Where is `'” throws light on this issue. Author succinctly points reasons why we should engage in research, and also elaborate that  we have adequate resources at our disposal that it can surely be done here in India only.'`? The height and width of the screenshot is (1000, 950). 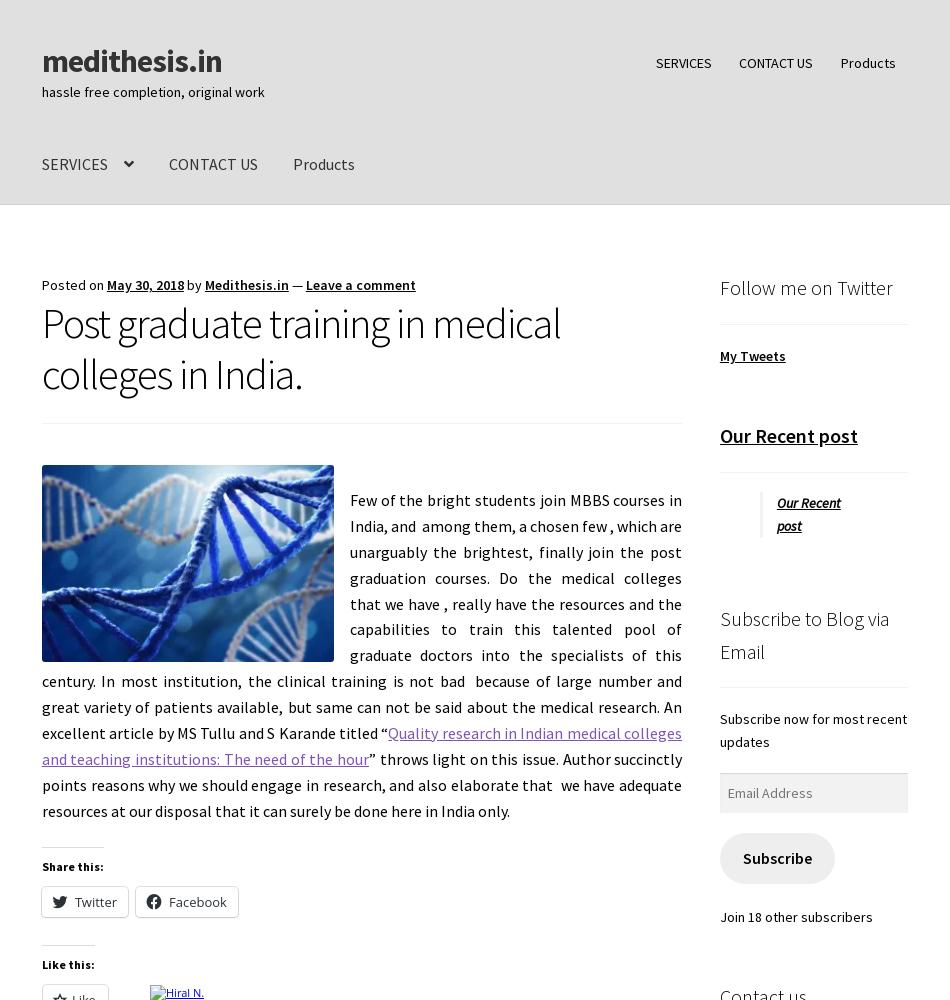 '” throws light on this issue. Author succinctly points reasons why we should engage in research, and also elaborate that  we have adequate resources at our disposal that it can surely be done here in India only.' is located at coordinates (360, 784).